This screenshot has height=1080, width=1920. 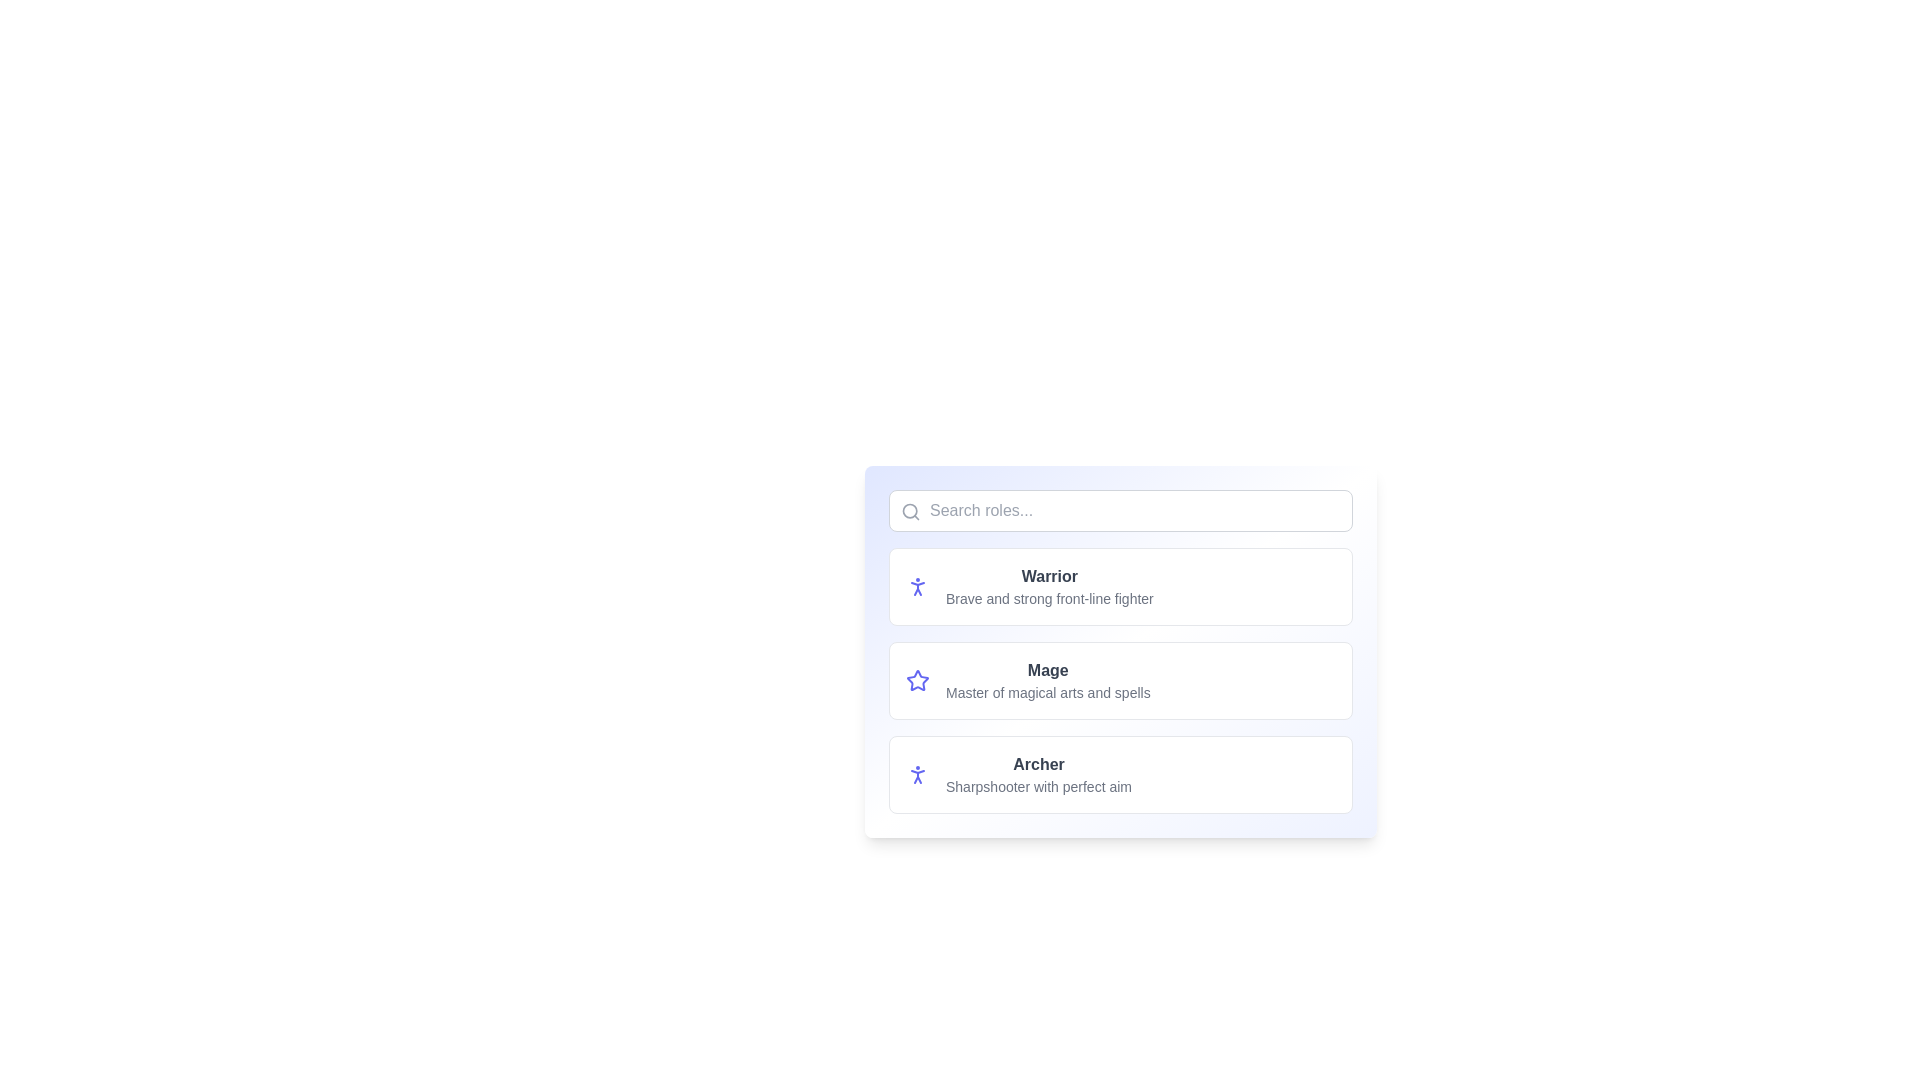 I want to click on the 'Archer' selectable card, which has a white background and contains the text 'Archer' in bold dark-gray font, to activate the role selection process, so click(x=1121, y=774).